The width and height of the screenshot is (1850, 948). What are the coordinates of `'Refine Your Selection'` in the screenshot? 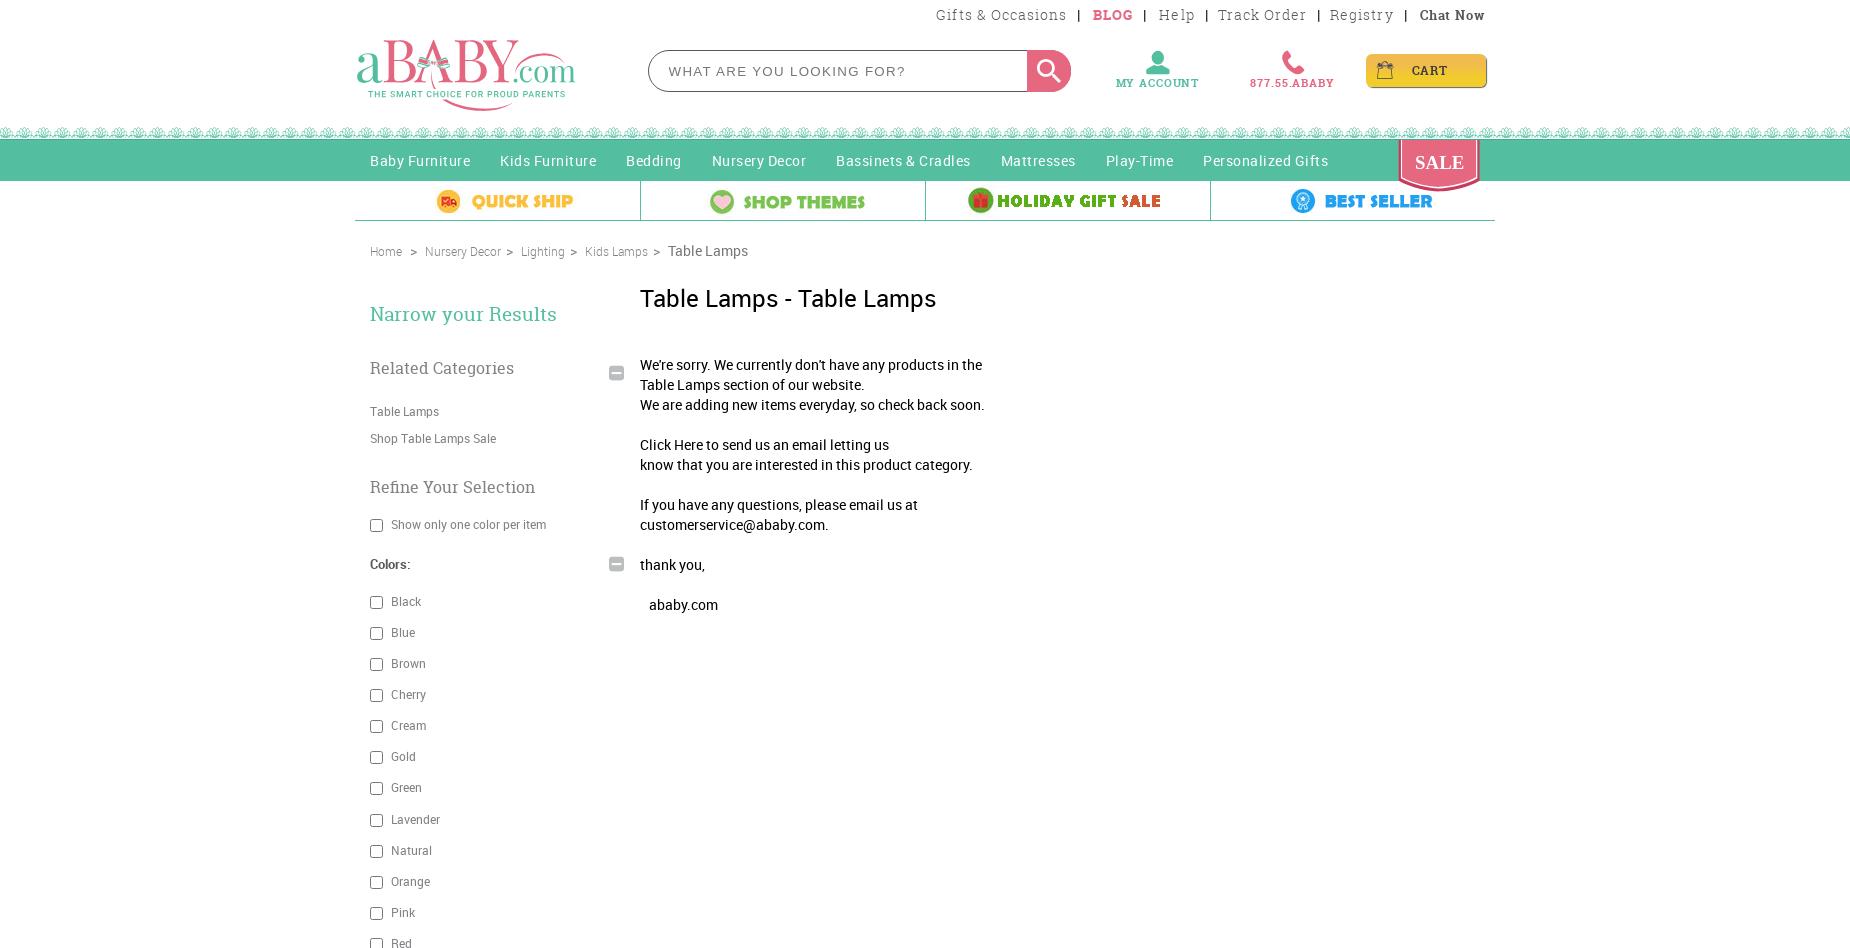 It's located at (451, 486).